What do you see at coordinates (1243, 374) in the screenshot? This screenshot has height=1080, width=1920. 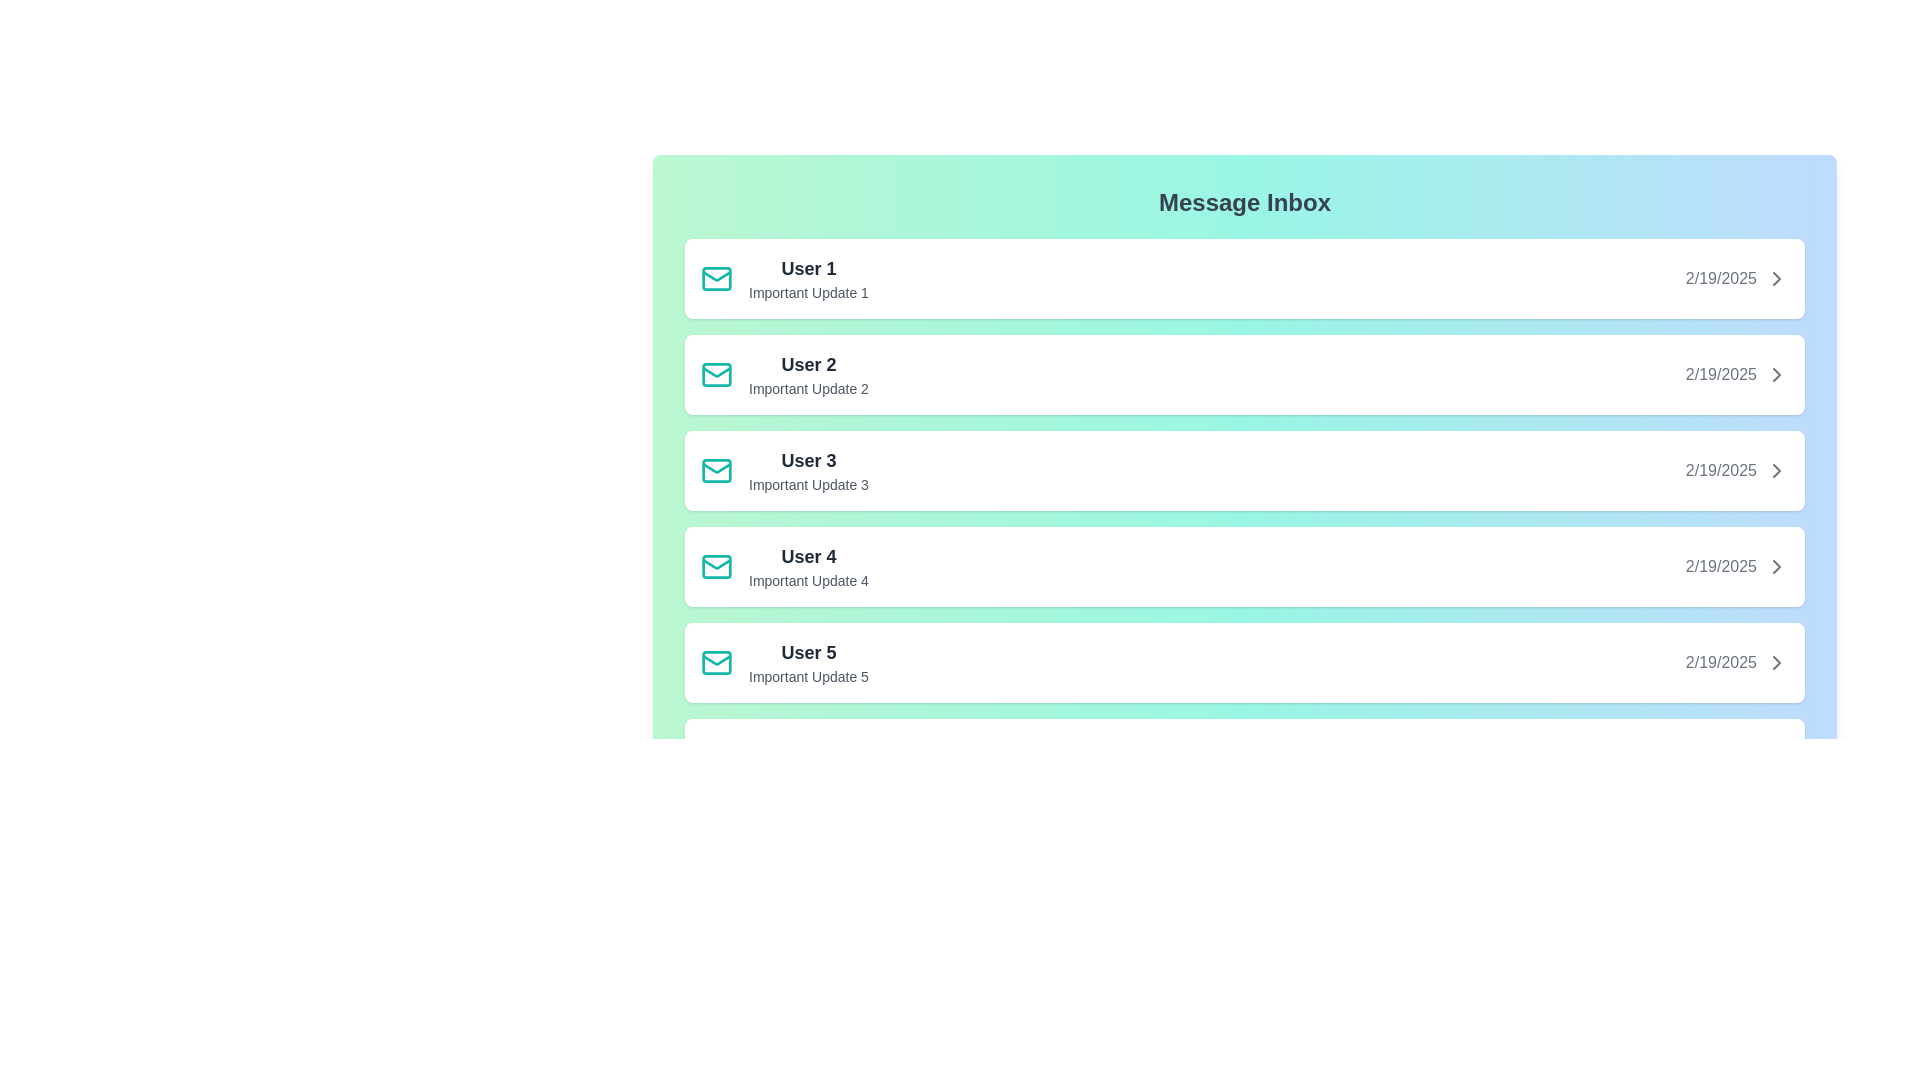 I see `the message from User 2 to highlight it` at bounding box center [1243, 374].